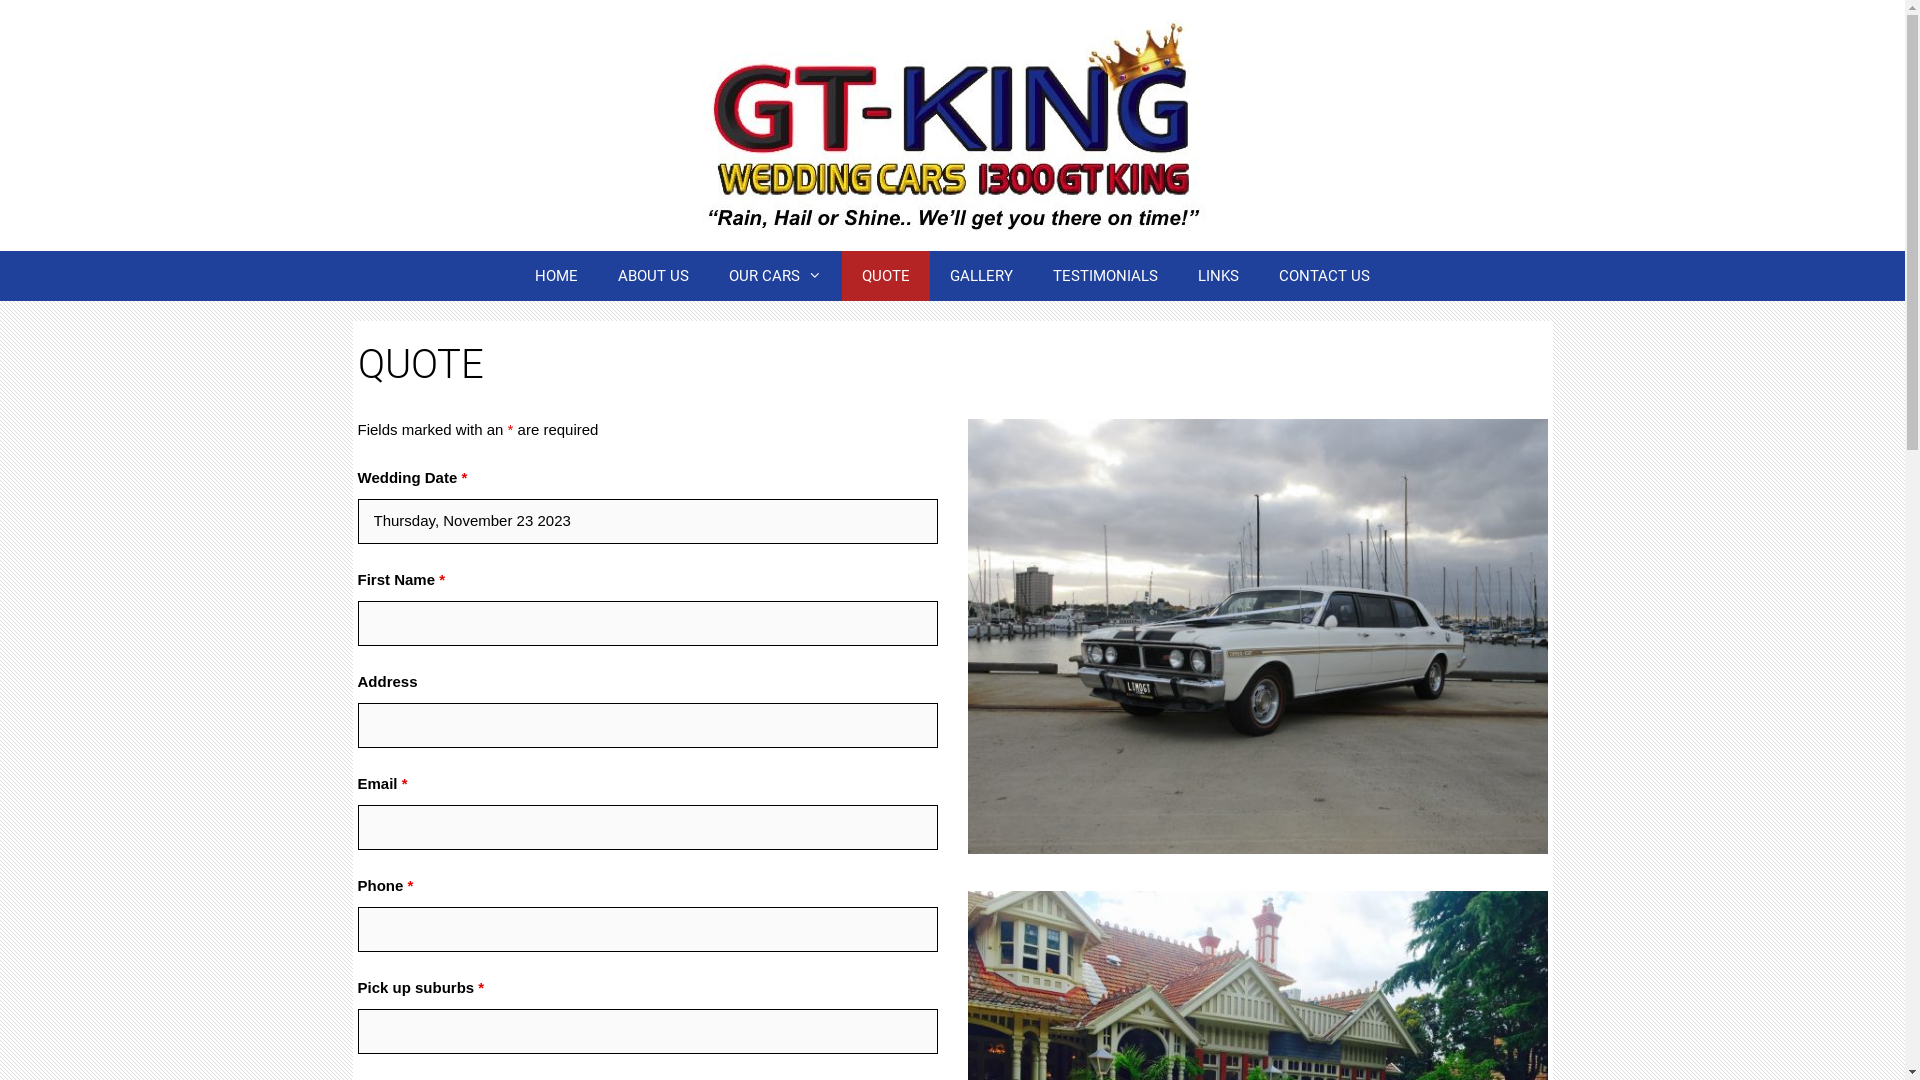 The height and width of the screenshot is (1080, 1920). Describe the element at coordinates (951, 125) in the screenshot. I see `'GT KING Wedding Cars and Limo Hire'` at that location.